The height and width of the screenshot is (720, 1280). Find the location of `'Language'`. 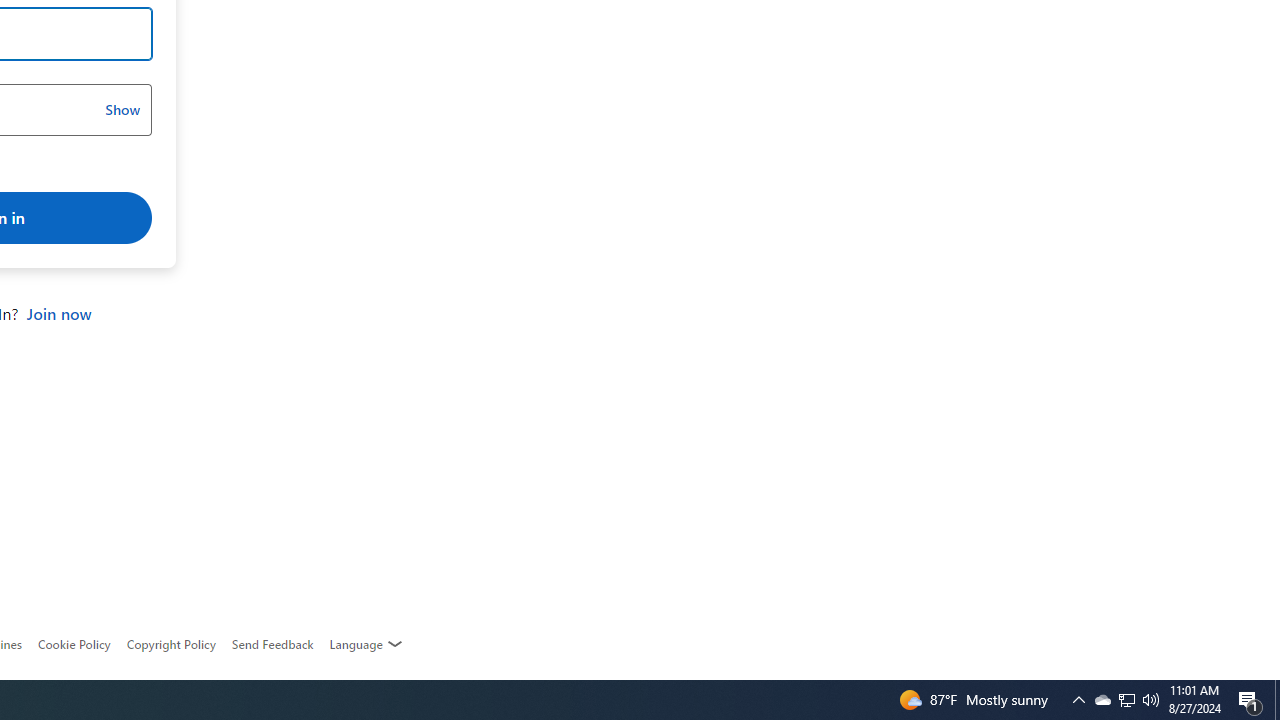

'Language' is located at coordinates (366, 644).